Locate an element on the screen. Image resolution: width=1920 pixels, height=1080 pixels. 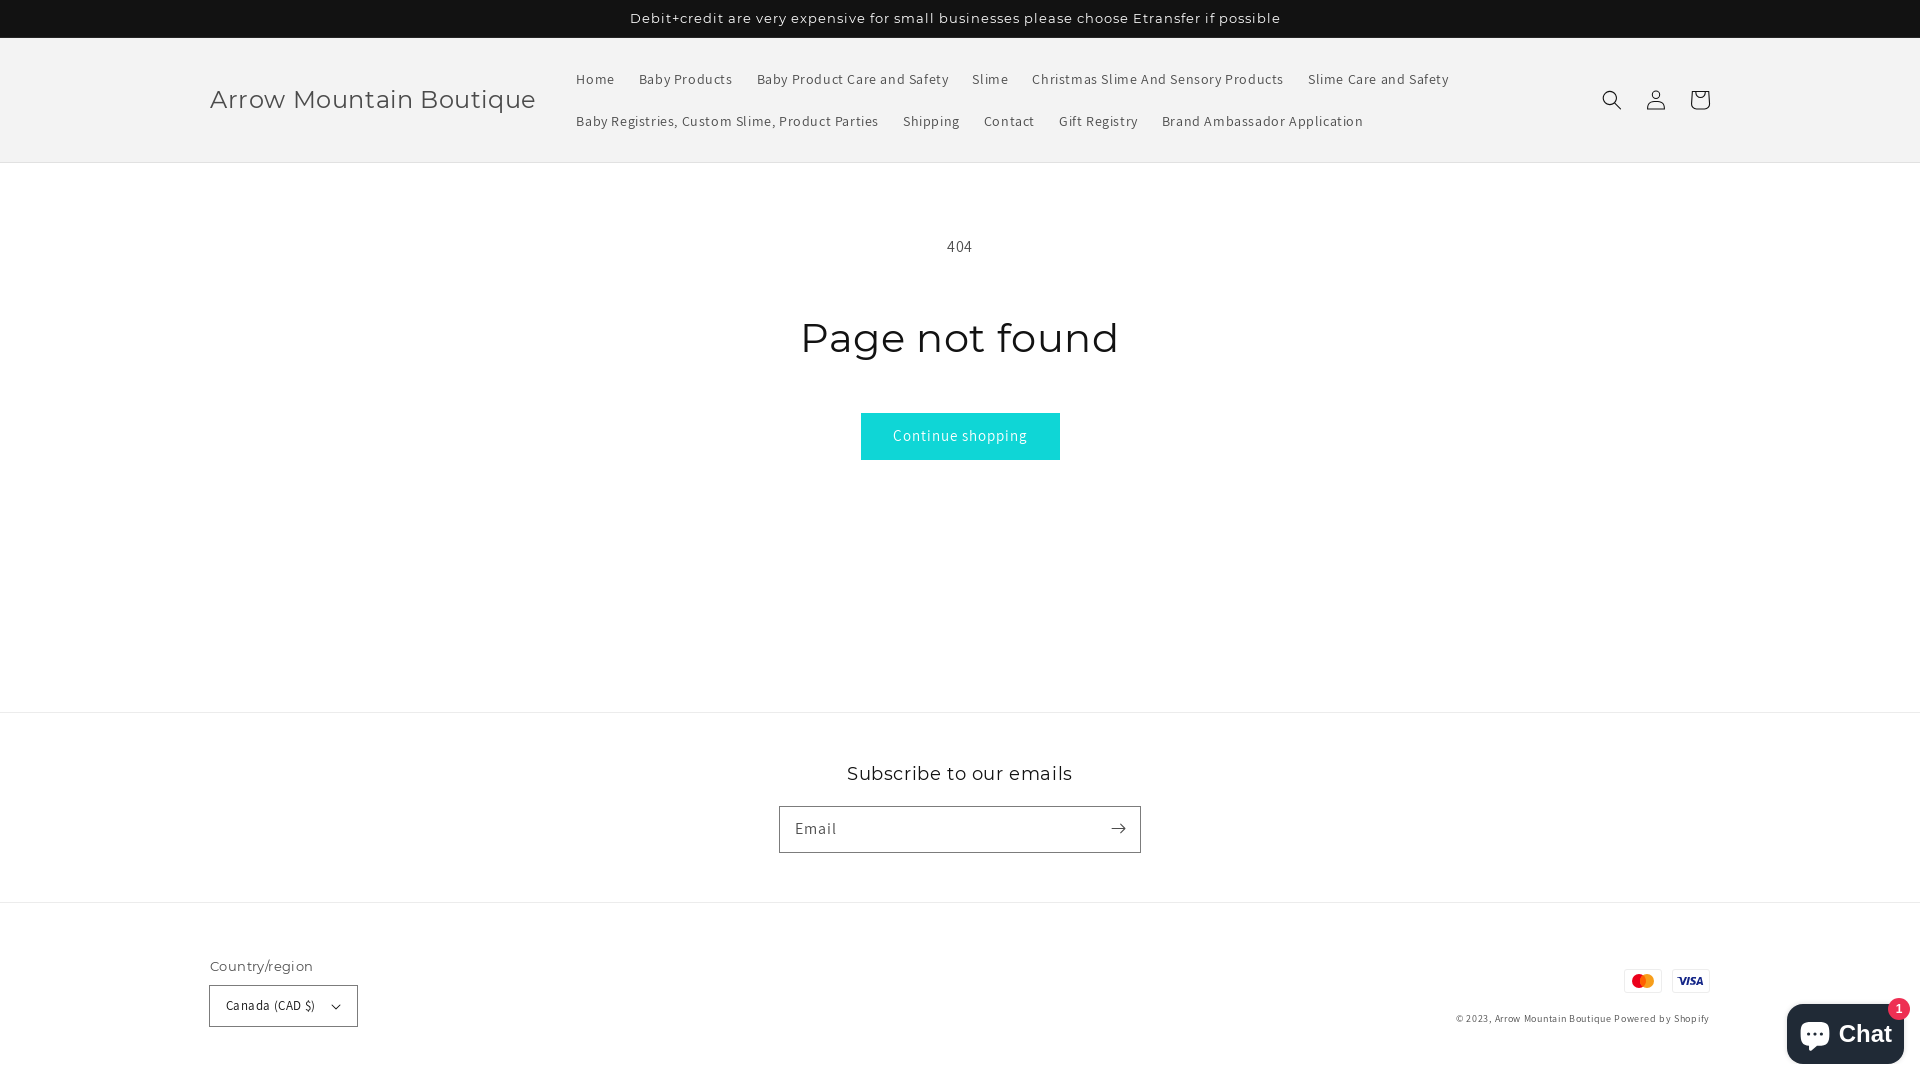
'Canada (CAD $)' is located at coordinates (210, 1006).